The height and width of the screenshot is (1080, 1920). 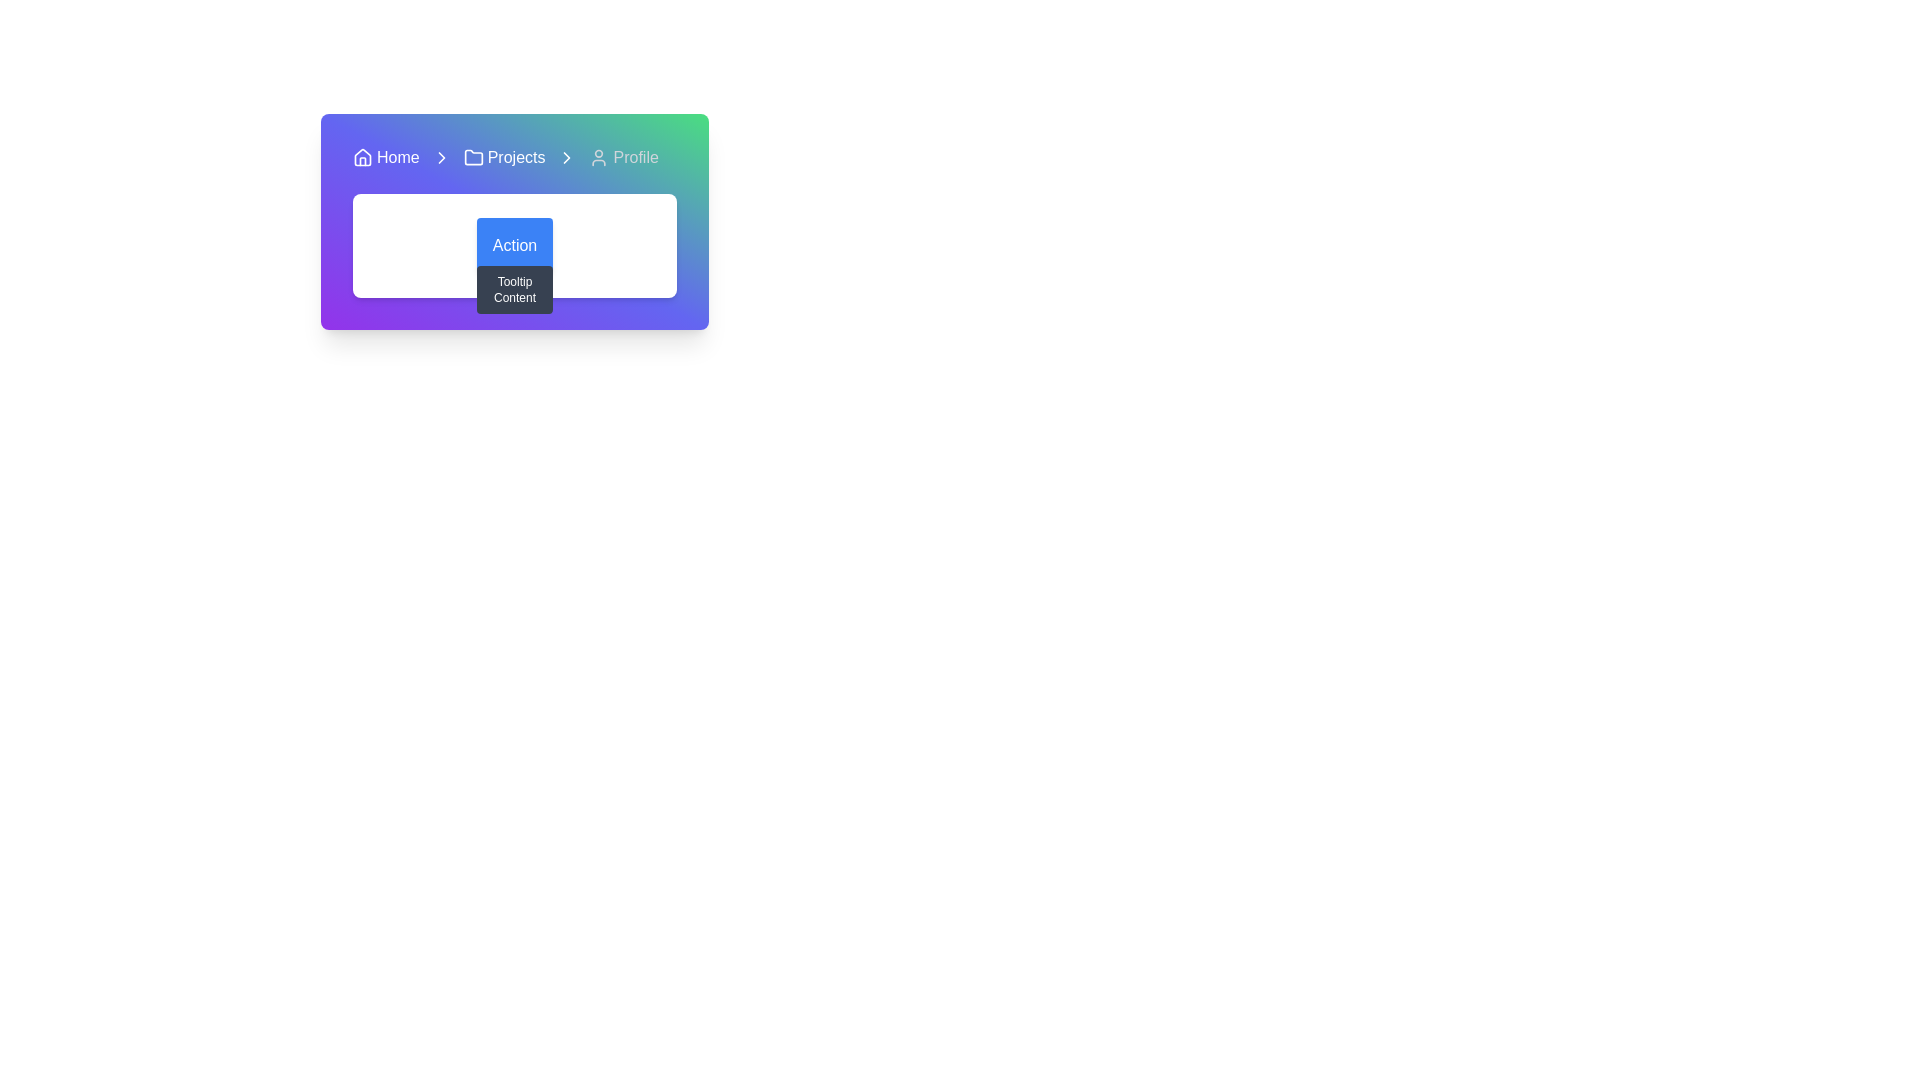 I want to click on the clickable link text located in the navigation bar, so click(x=386, y=157).